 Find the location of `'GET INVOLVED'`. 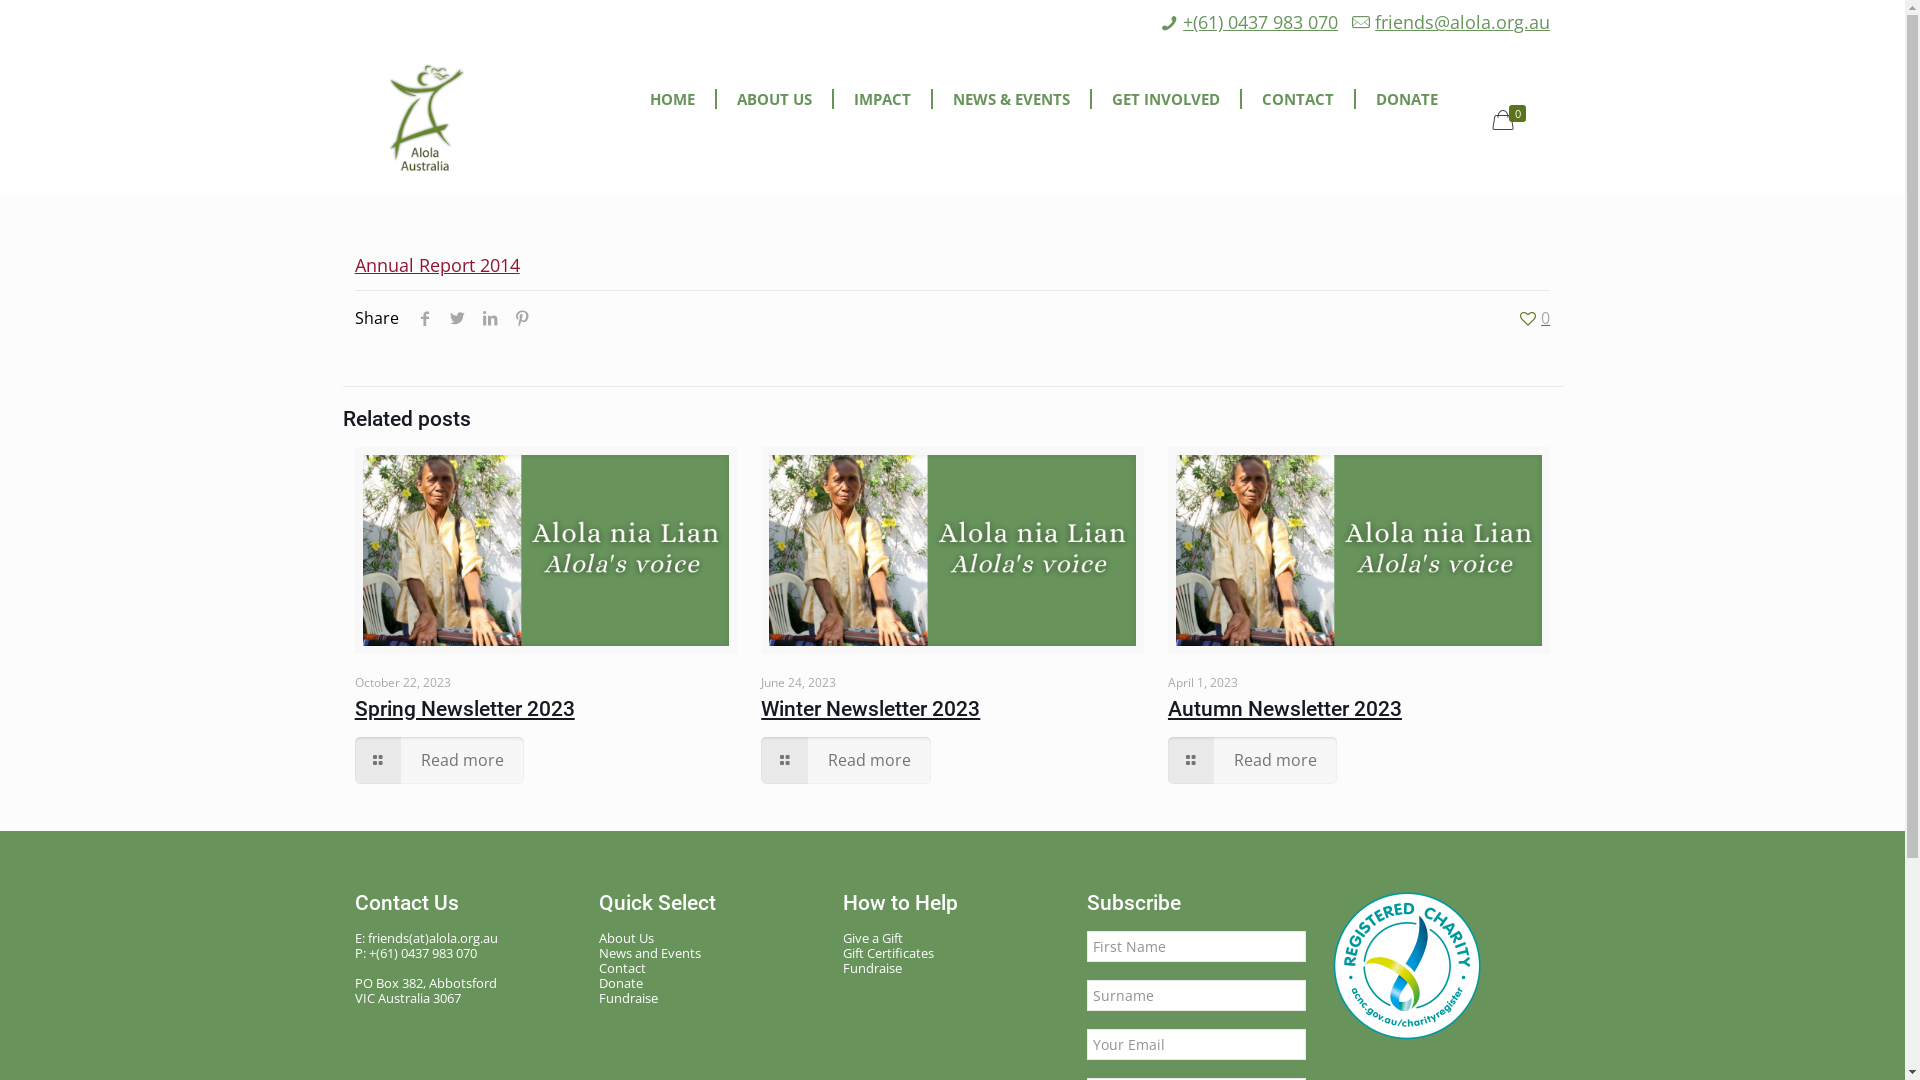

'GET INVOLVED' is located at coordinates (1166, 99).